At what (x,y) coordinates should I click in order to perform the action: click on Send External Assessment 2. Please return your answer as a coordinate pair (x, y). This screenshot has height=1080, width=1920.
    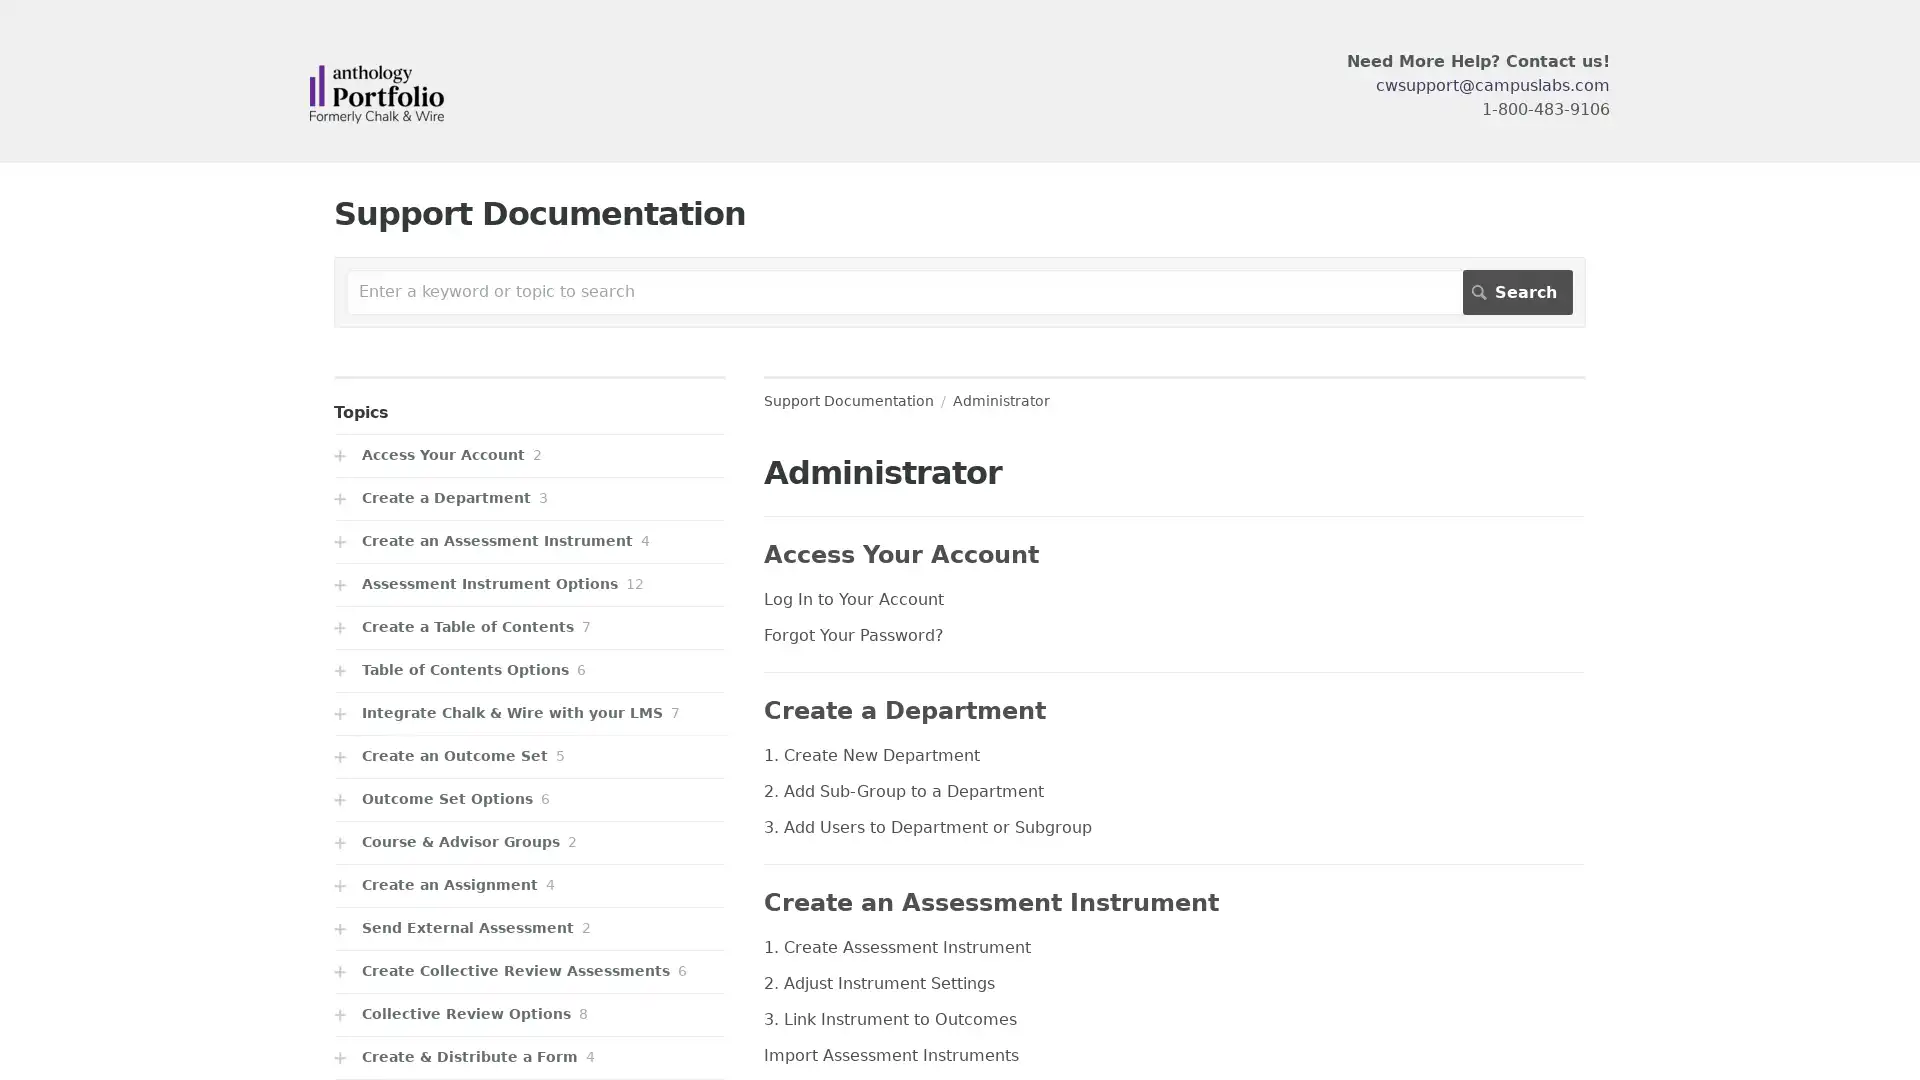
    Looking at the image, I should click on (529, 928).